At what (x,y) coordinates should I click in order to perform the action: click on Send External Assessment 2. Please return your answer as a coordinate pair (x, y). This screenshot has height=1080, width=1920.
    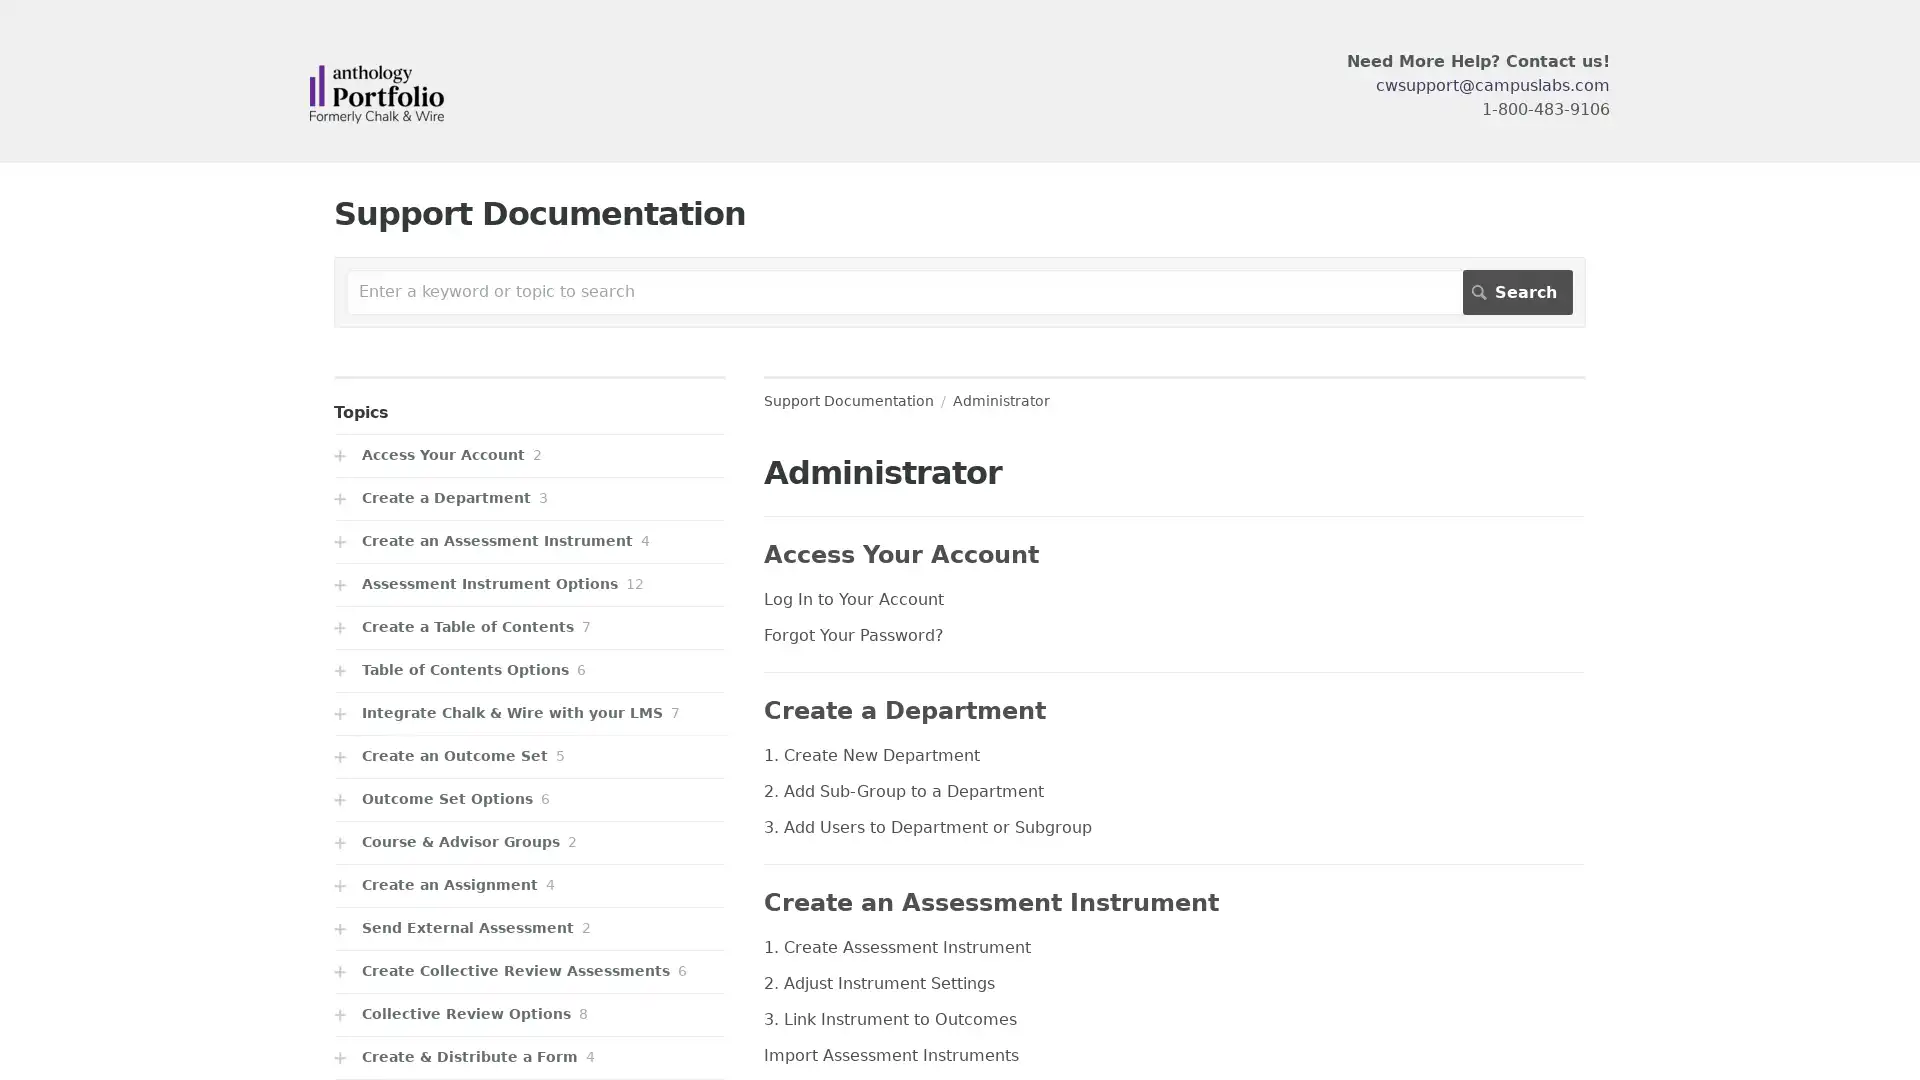
    Looking at the image, I should click on (529, 928).